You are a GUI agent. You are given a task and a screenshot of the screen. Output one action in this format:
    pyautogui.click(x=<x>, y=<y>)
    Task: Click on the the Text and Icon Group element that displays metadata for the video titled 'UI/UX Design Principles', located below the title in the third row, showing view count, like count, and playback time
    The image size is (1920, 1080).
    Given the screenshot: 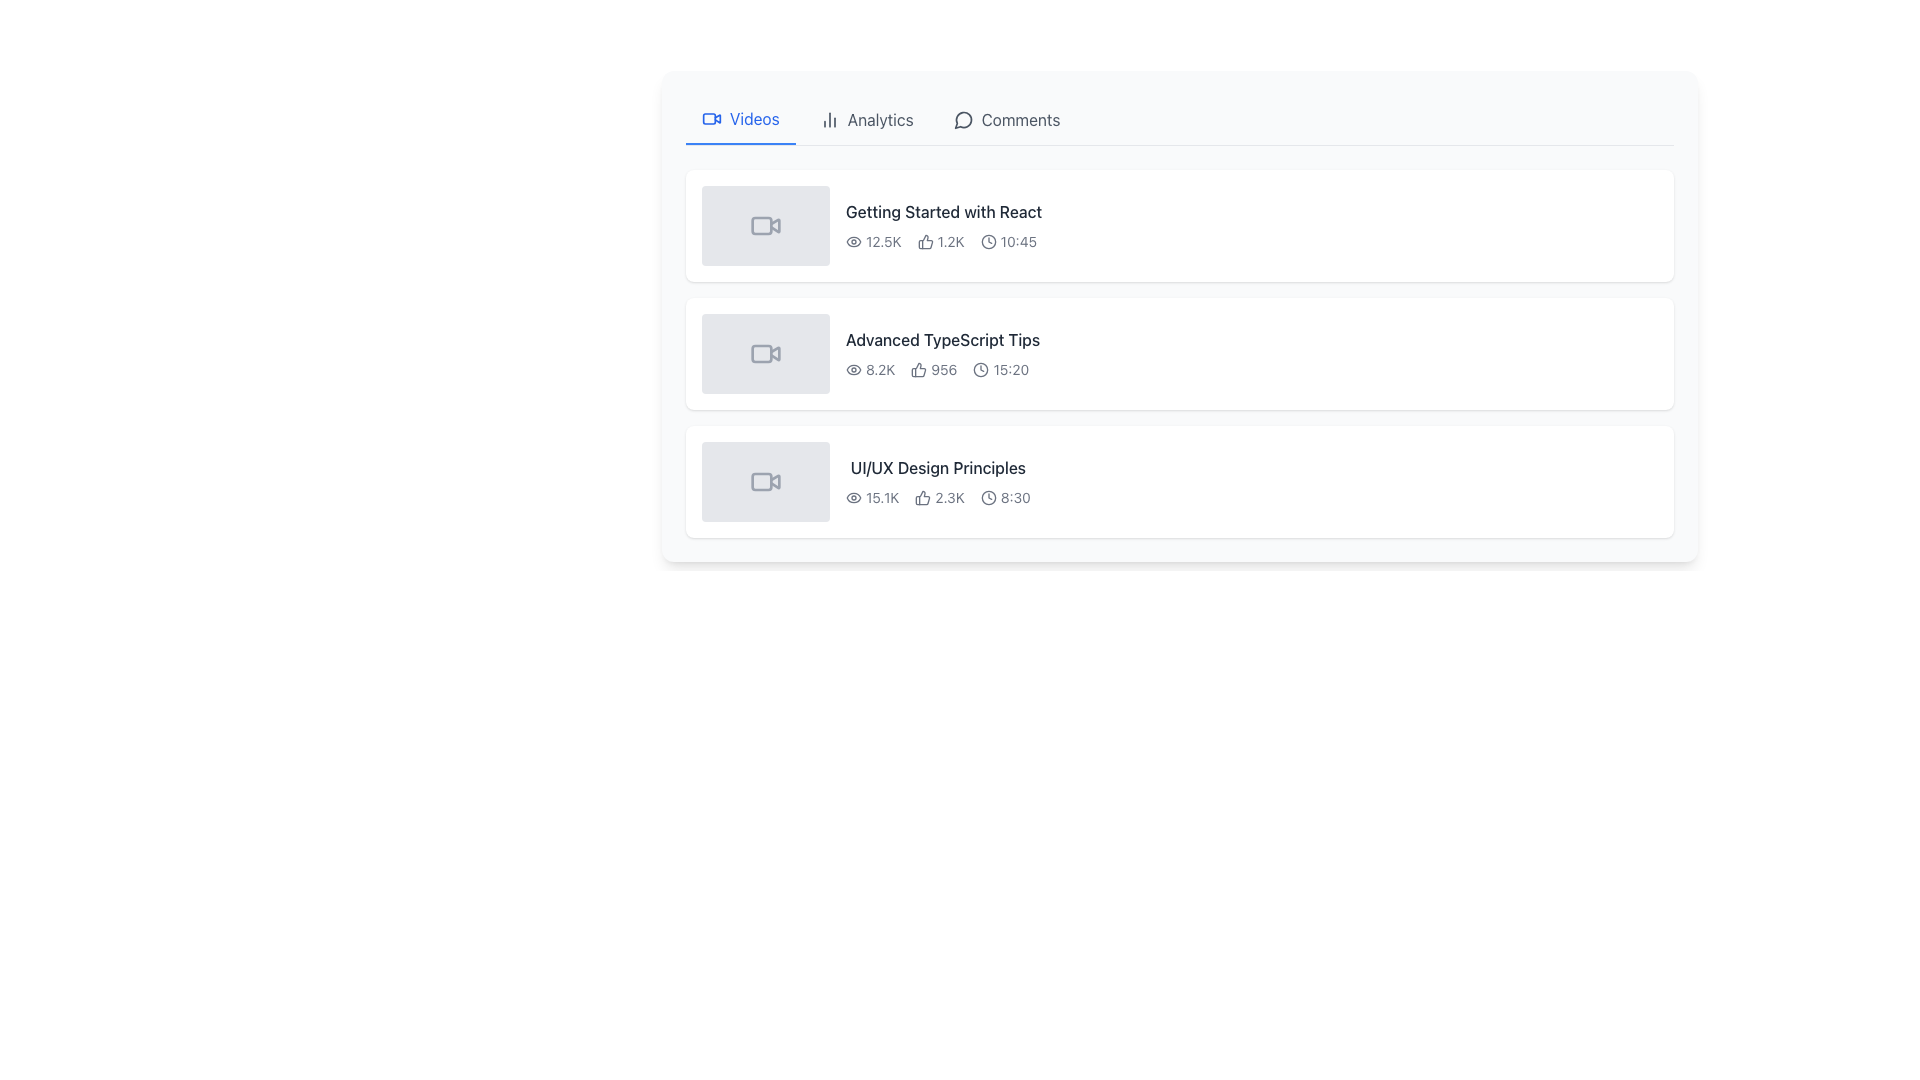 What is the action you would take?
    pyautogui.click(x=937, y=496)
    